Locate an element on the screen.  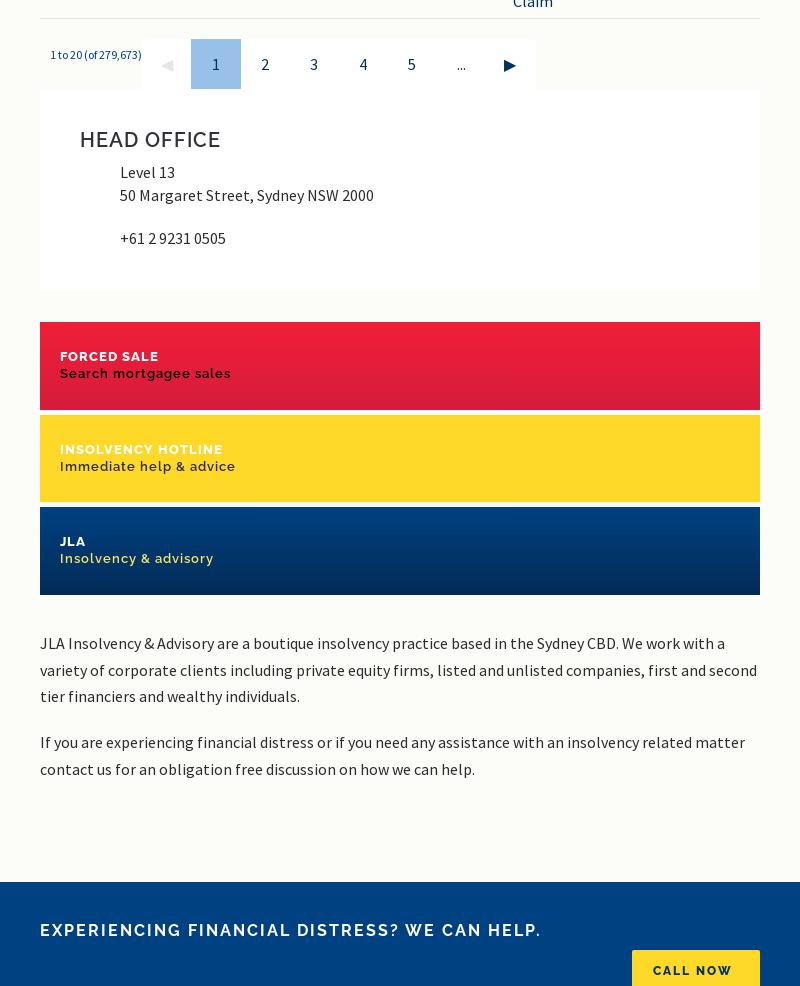
'Search mortgagee sales' is located at coordinates (145, 371).